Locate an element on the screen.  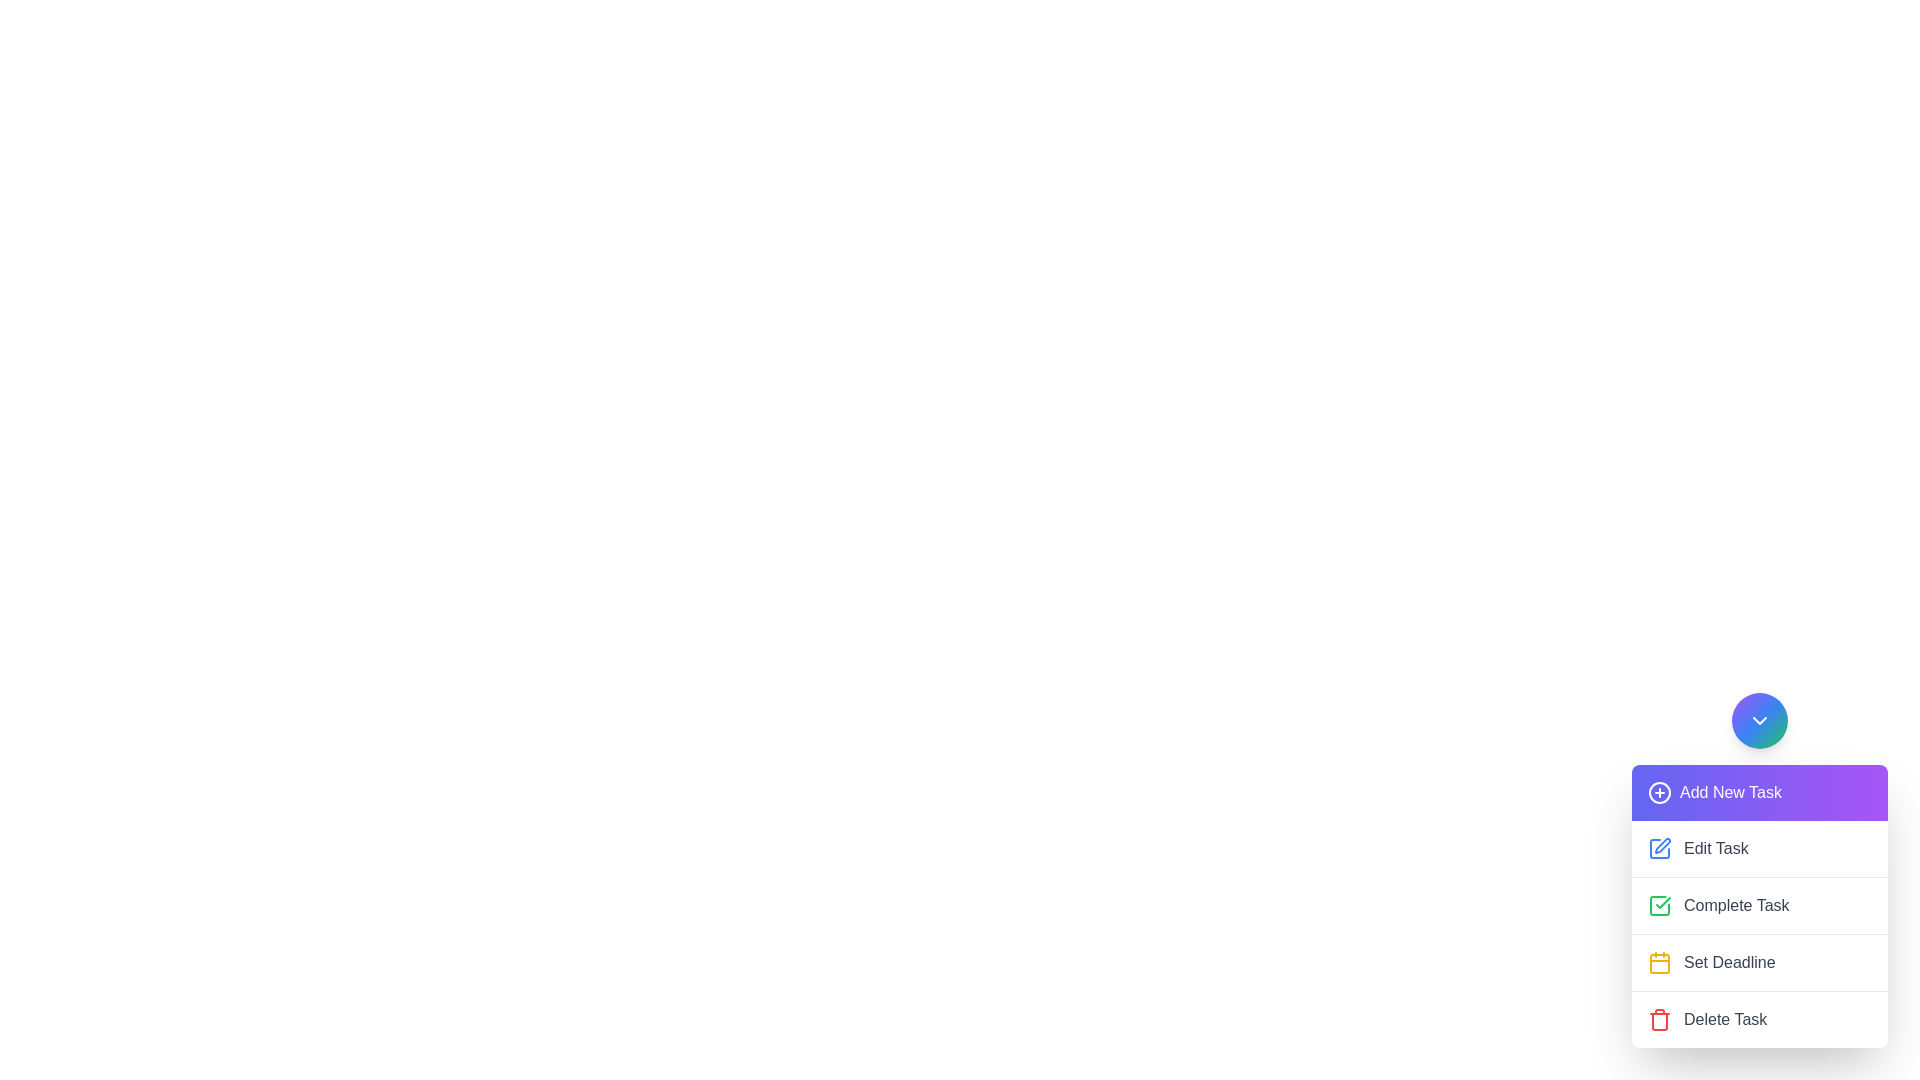
the icon that indicates the option to set a deadline, located to the left of the 'Set Deadline' text in the dropdown menu is located at coordinates (1660, 962).